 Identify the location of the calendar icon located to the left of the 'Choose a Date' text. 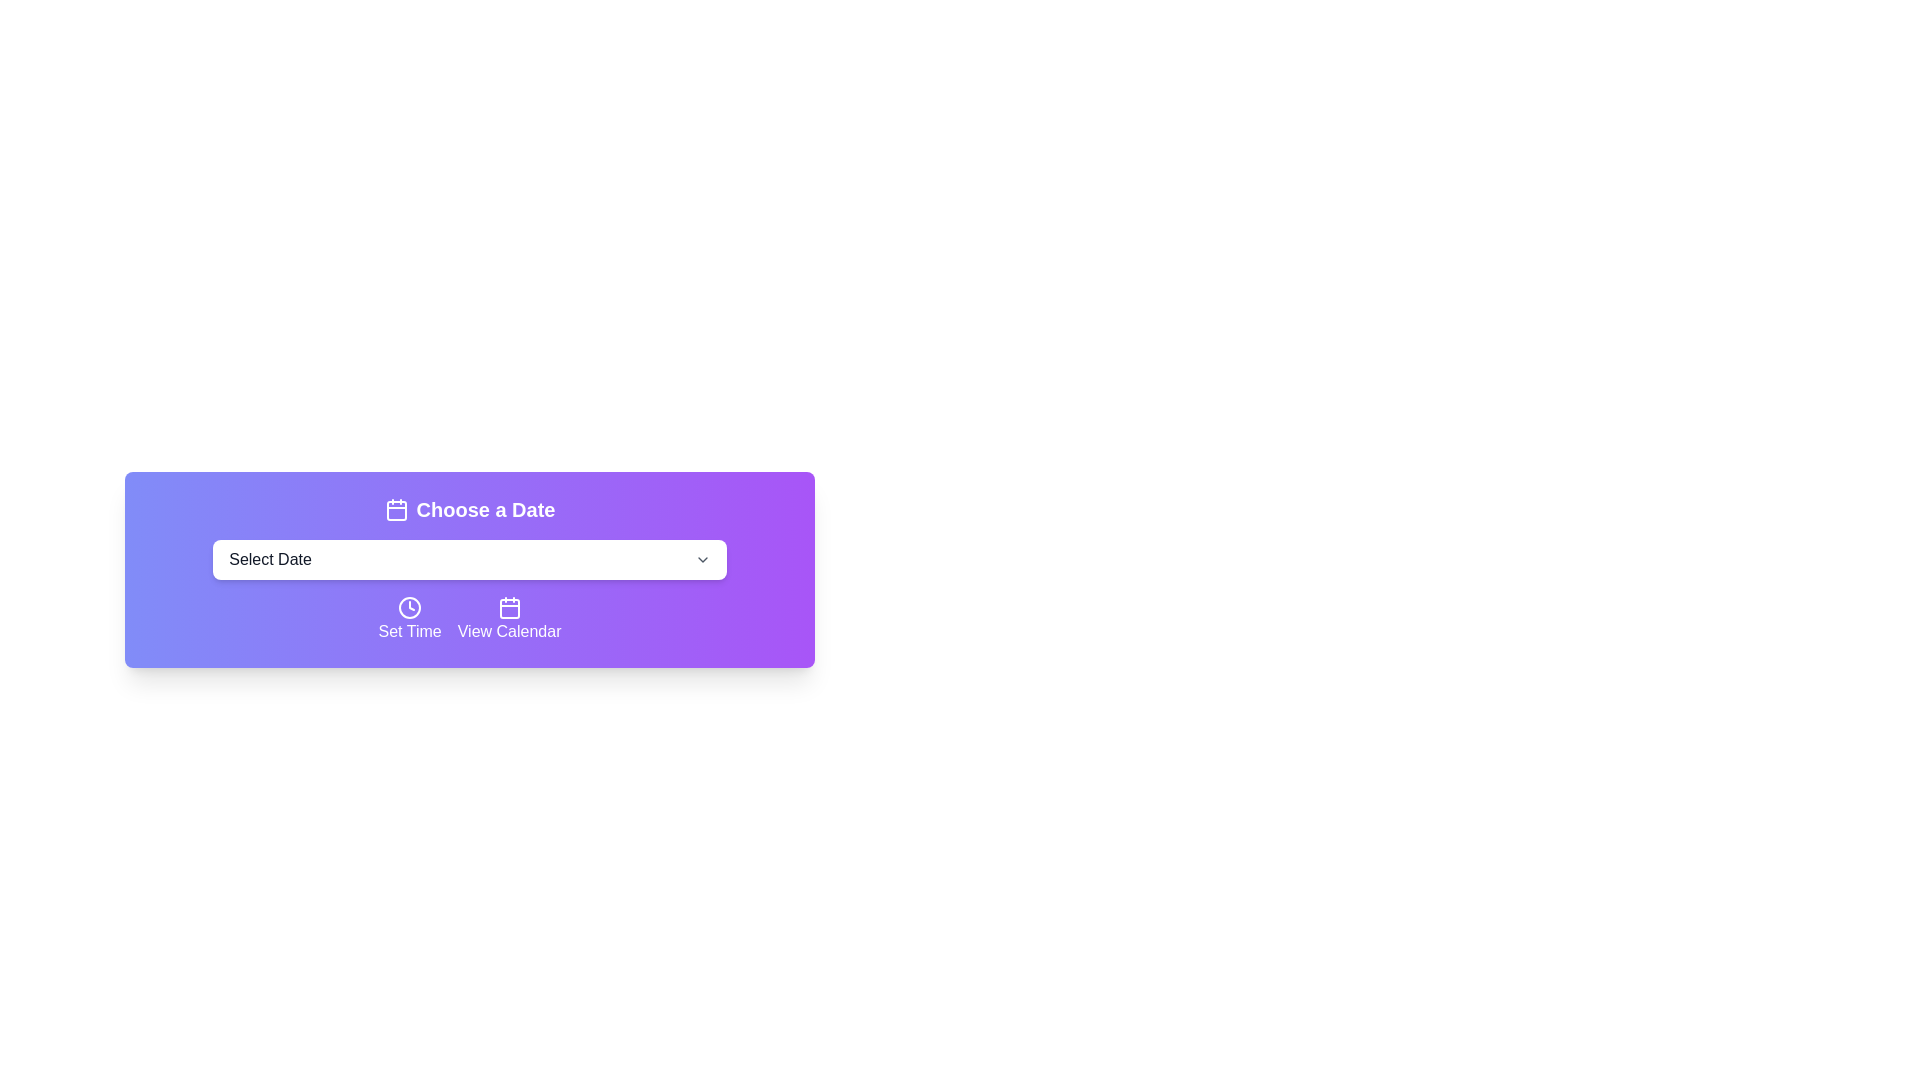
(396, 508).